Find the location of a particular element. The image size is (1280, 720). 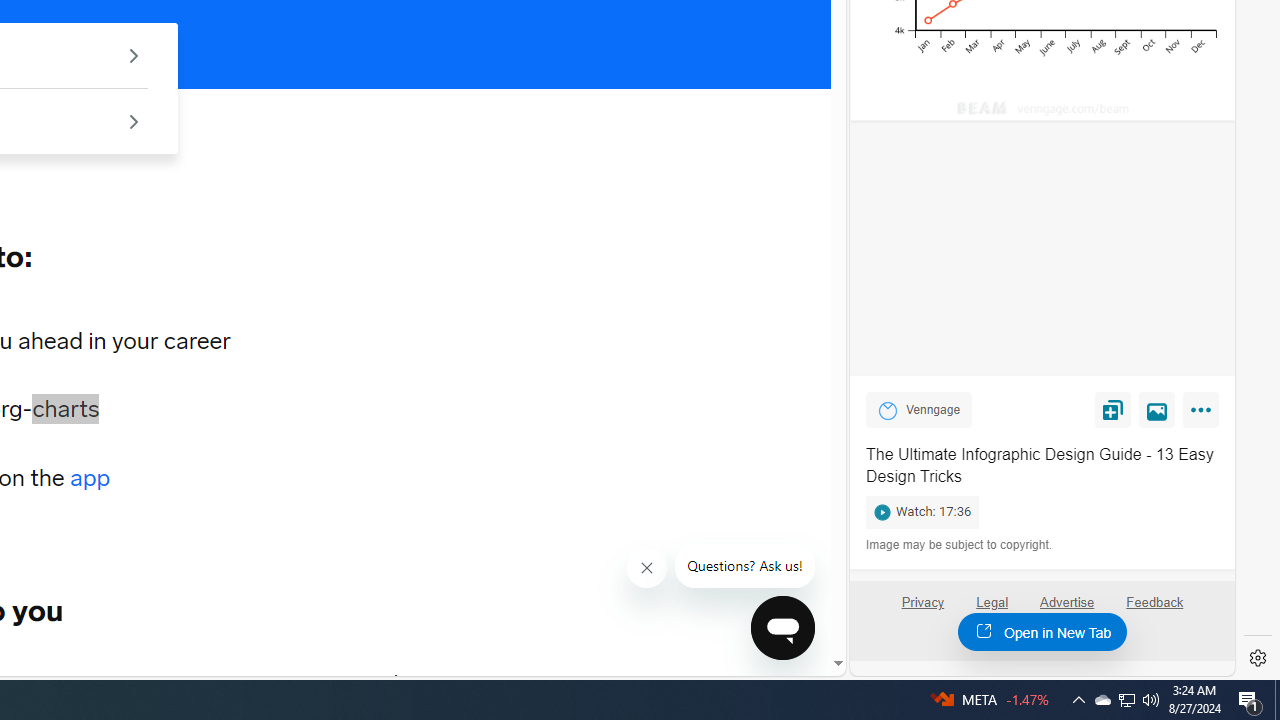

'Class: sc-1uf0igr-1 fjHZYk' is located at coordinates (647, 568).